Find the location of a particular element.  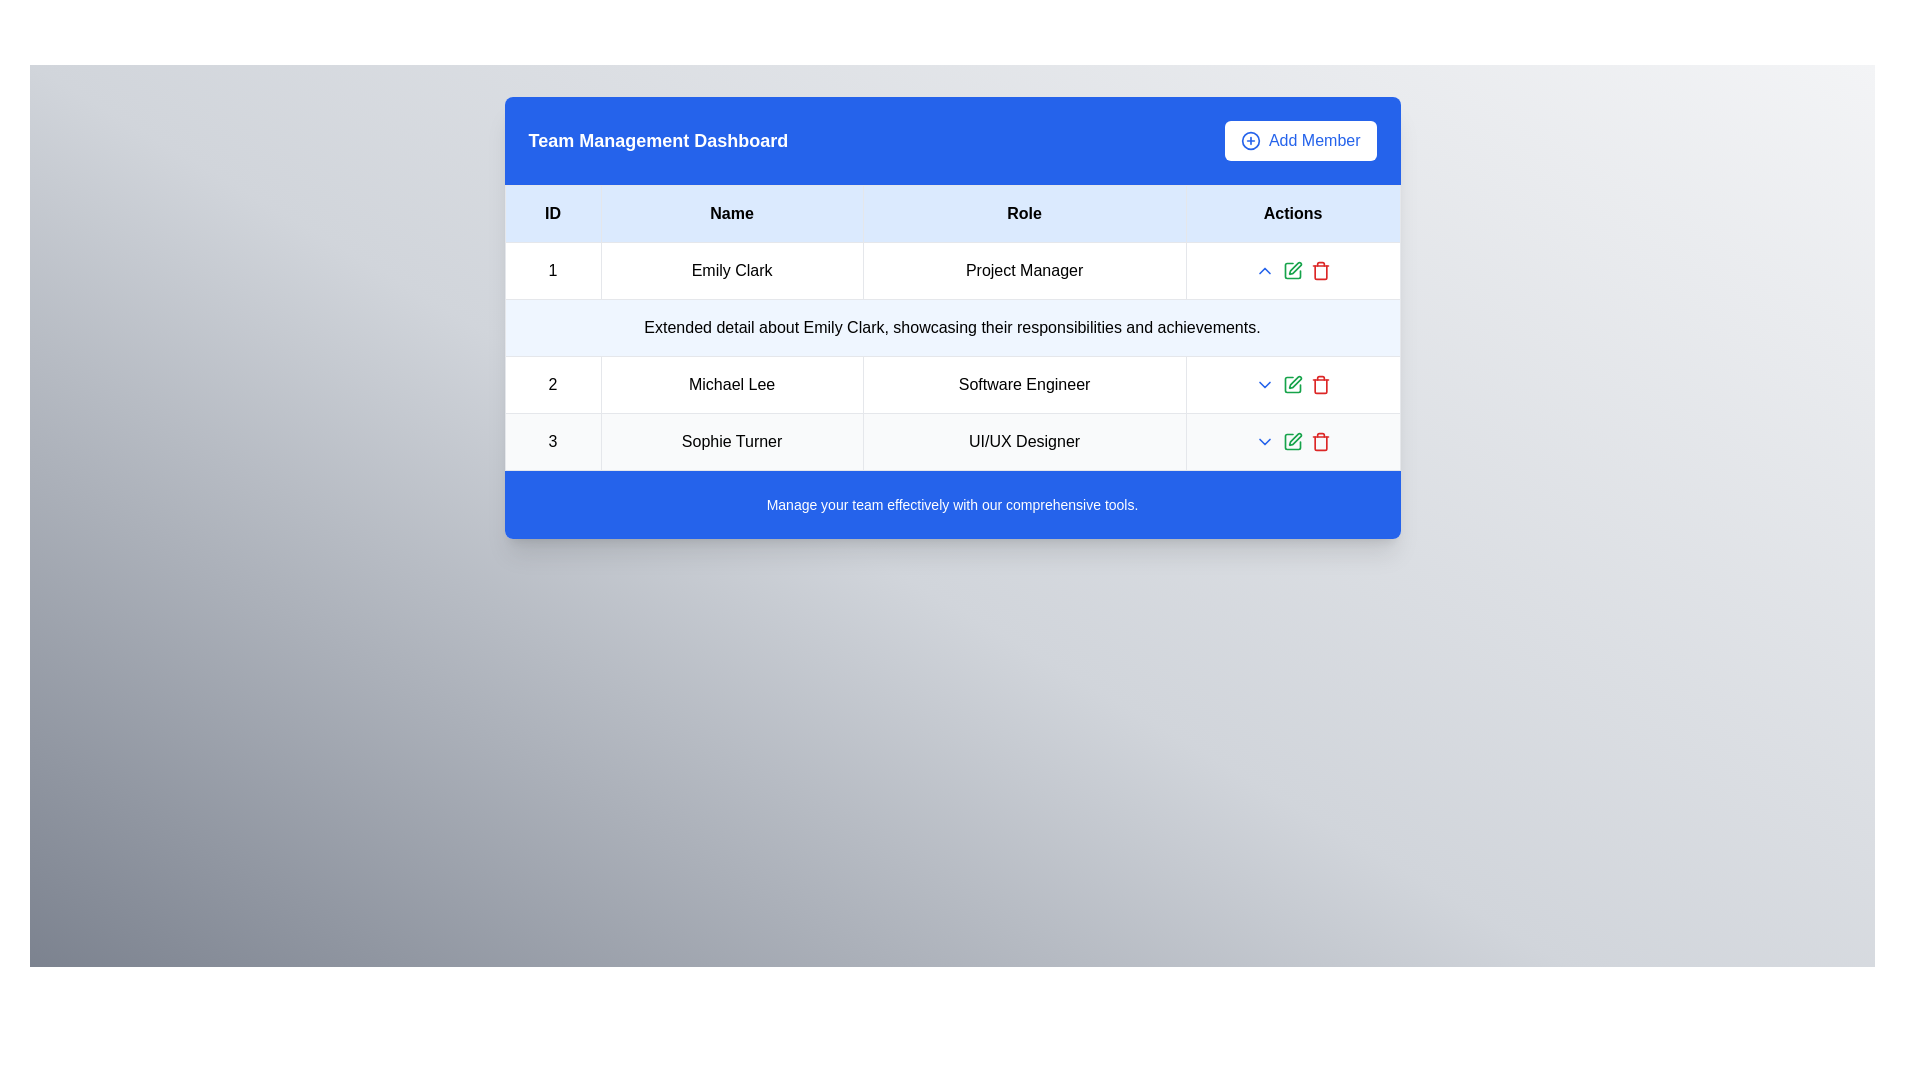

the editable pen icon in the 'Actions' column of the last row for 'Sophie Turner' in the 'Team Management Dashboard' is located at coordinates (1295, 438).